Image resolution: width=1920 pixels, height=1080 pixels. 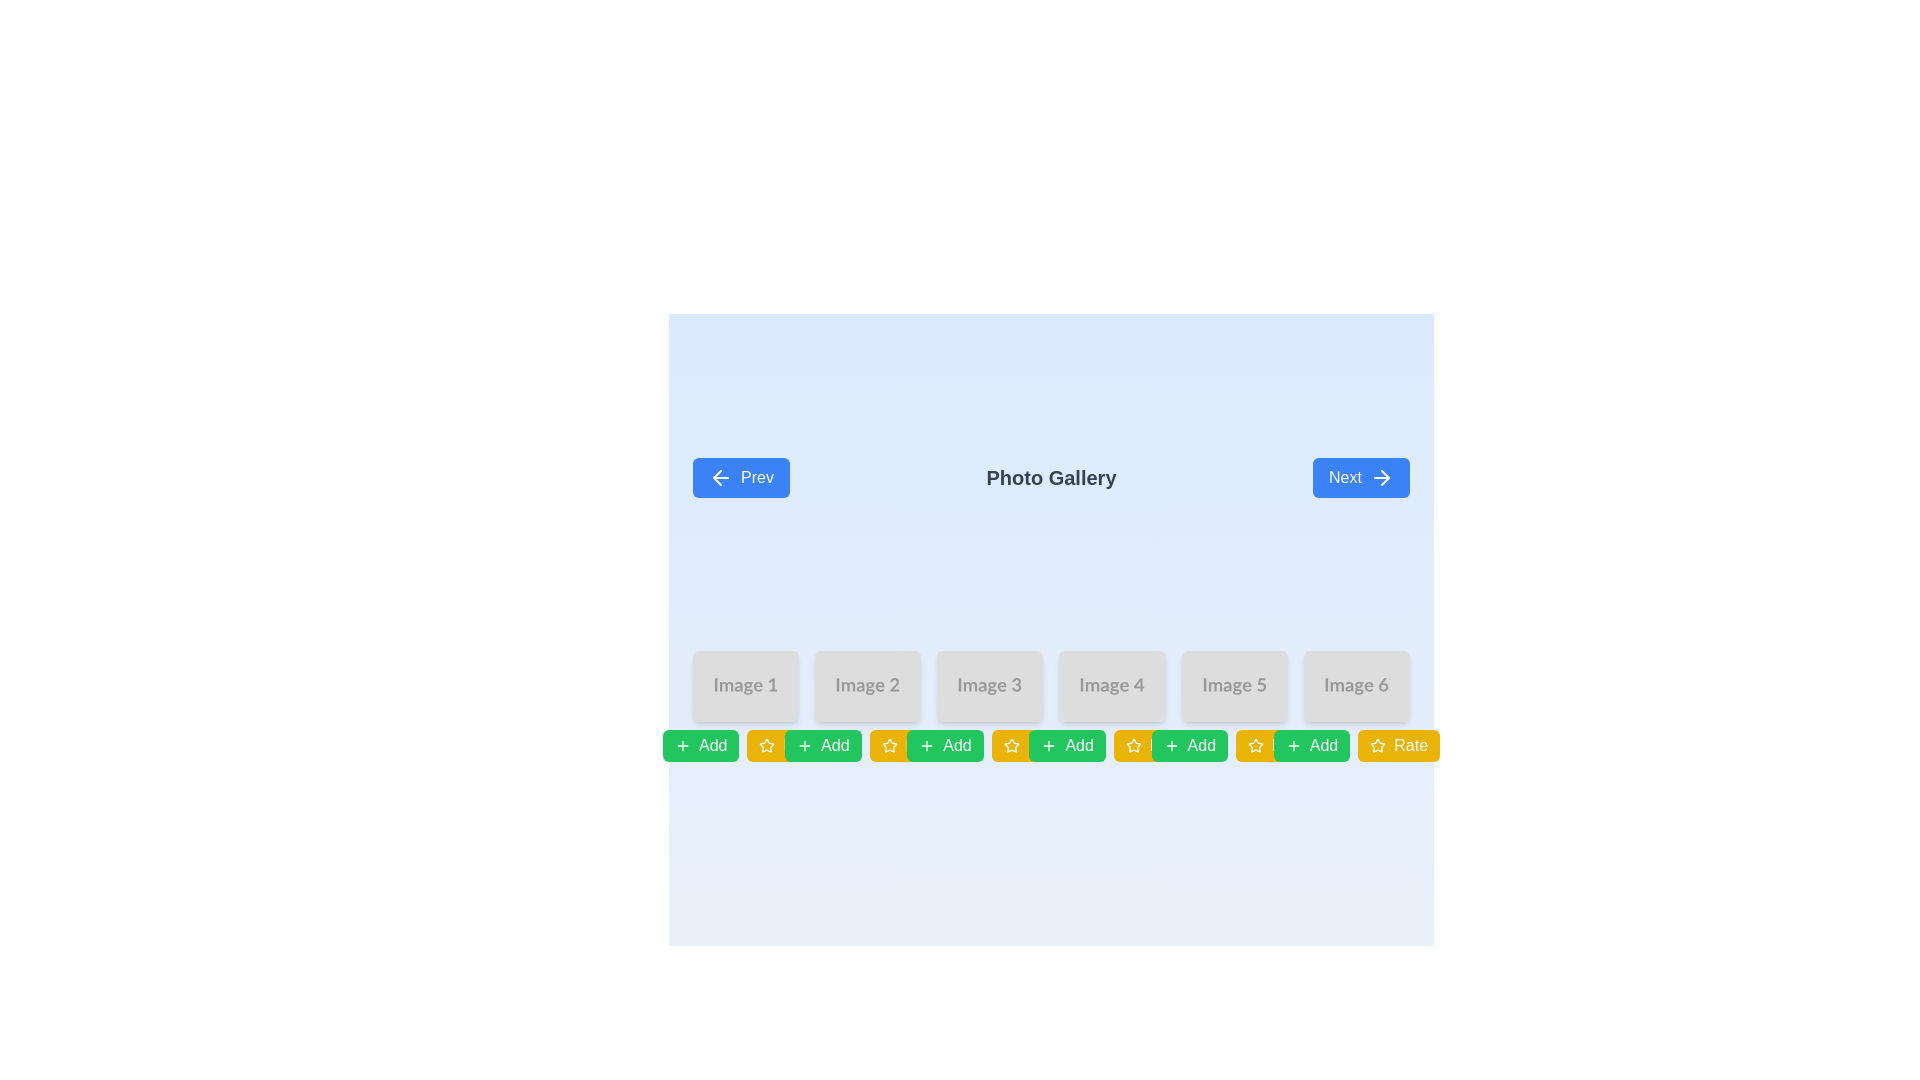 I want to click on the Static Text Label displaying the word 'Rate', which is rendered in white text, part of a button on the far-right in a row of similar buttons underneath the image gallery, so click(x=1288, y=745).